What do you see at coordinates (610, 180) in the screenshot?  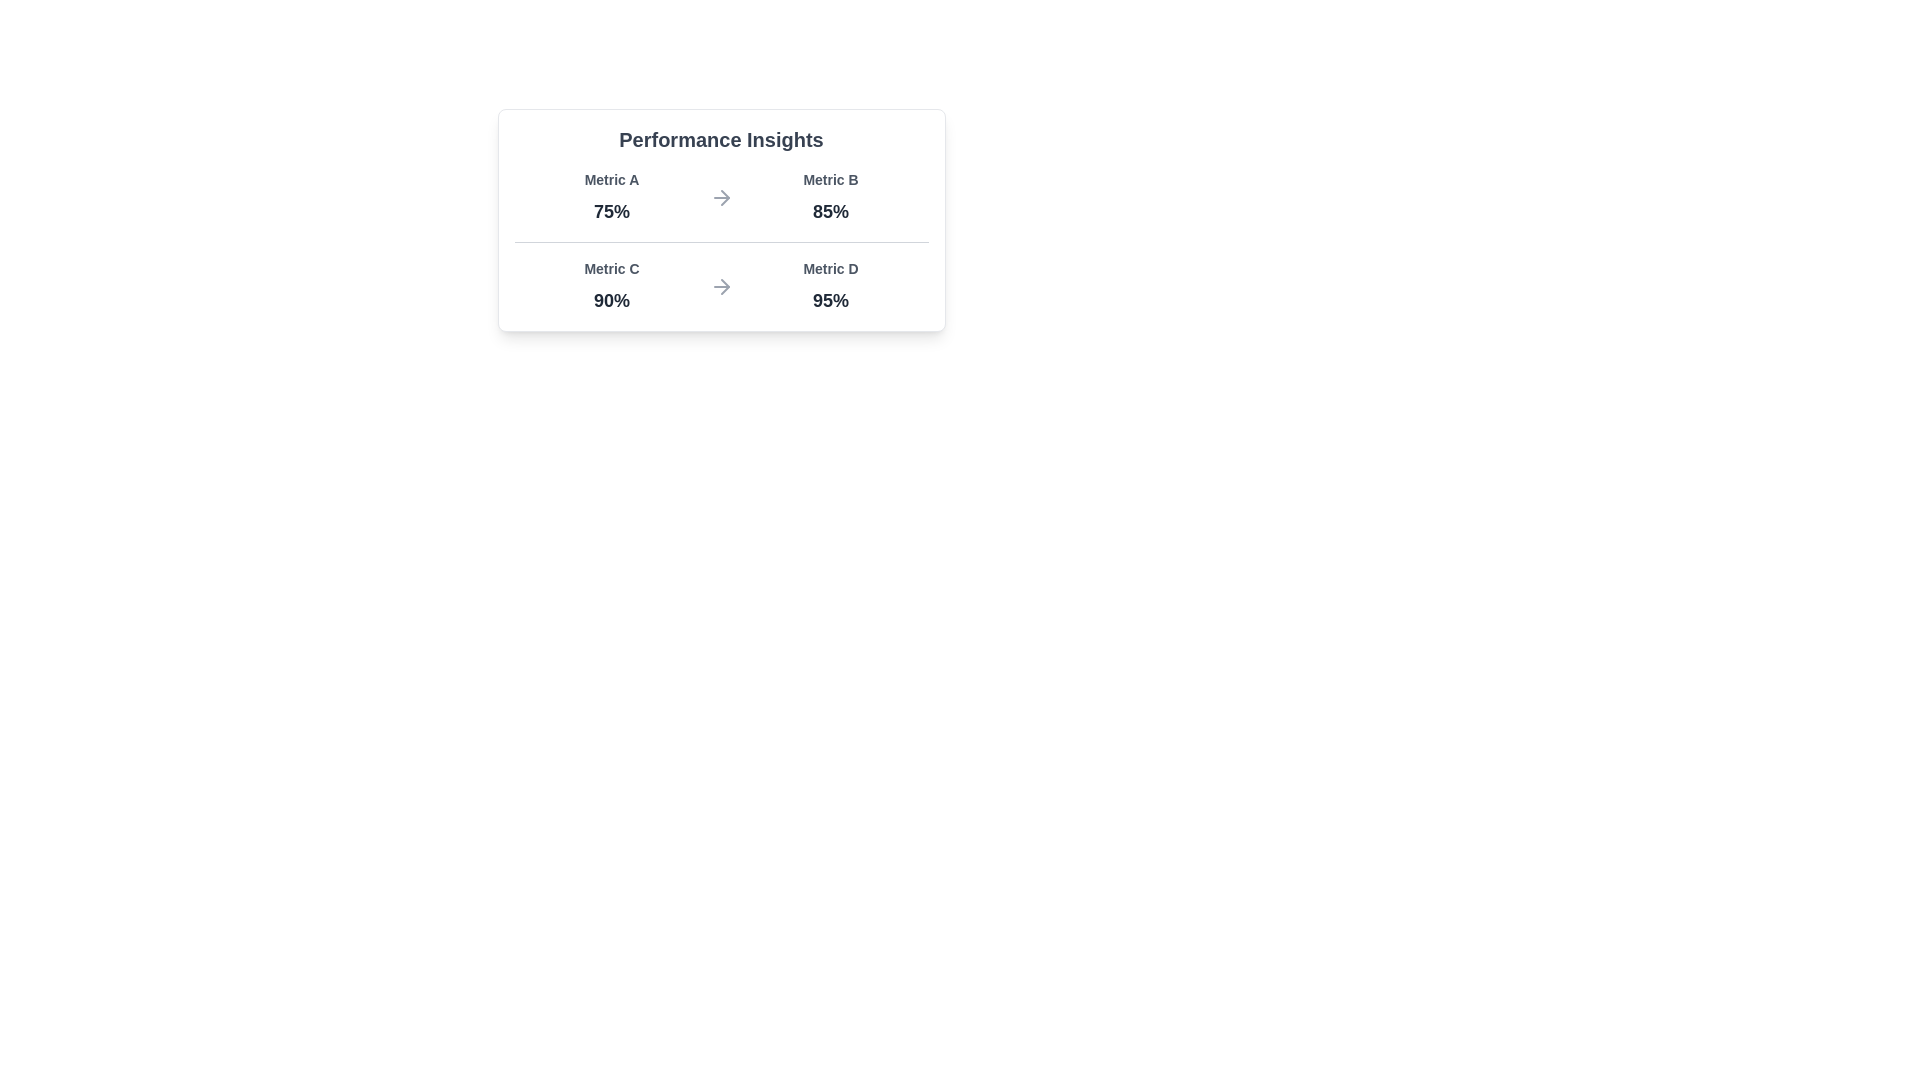 I see `the static text label that describes a numeric metric value in the 'Performance Insights' card layout, positioned in the top-left quadrant above the percentage value '75%'` at bounding box center [610, 180].